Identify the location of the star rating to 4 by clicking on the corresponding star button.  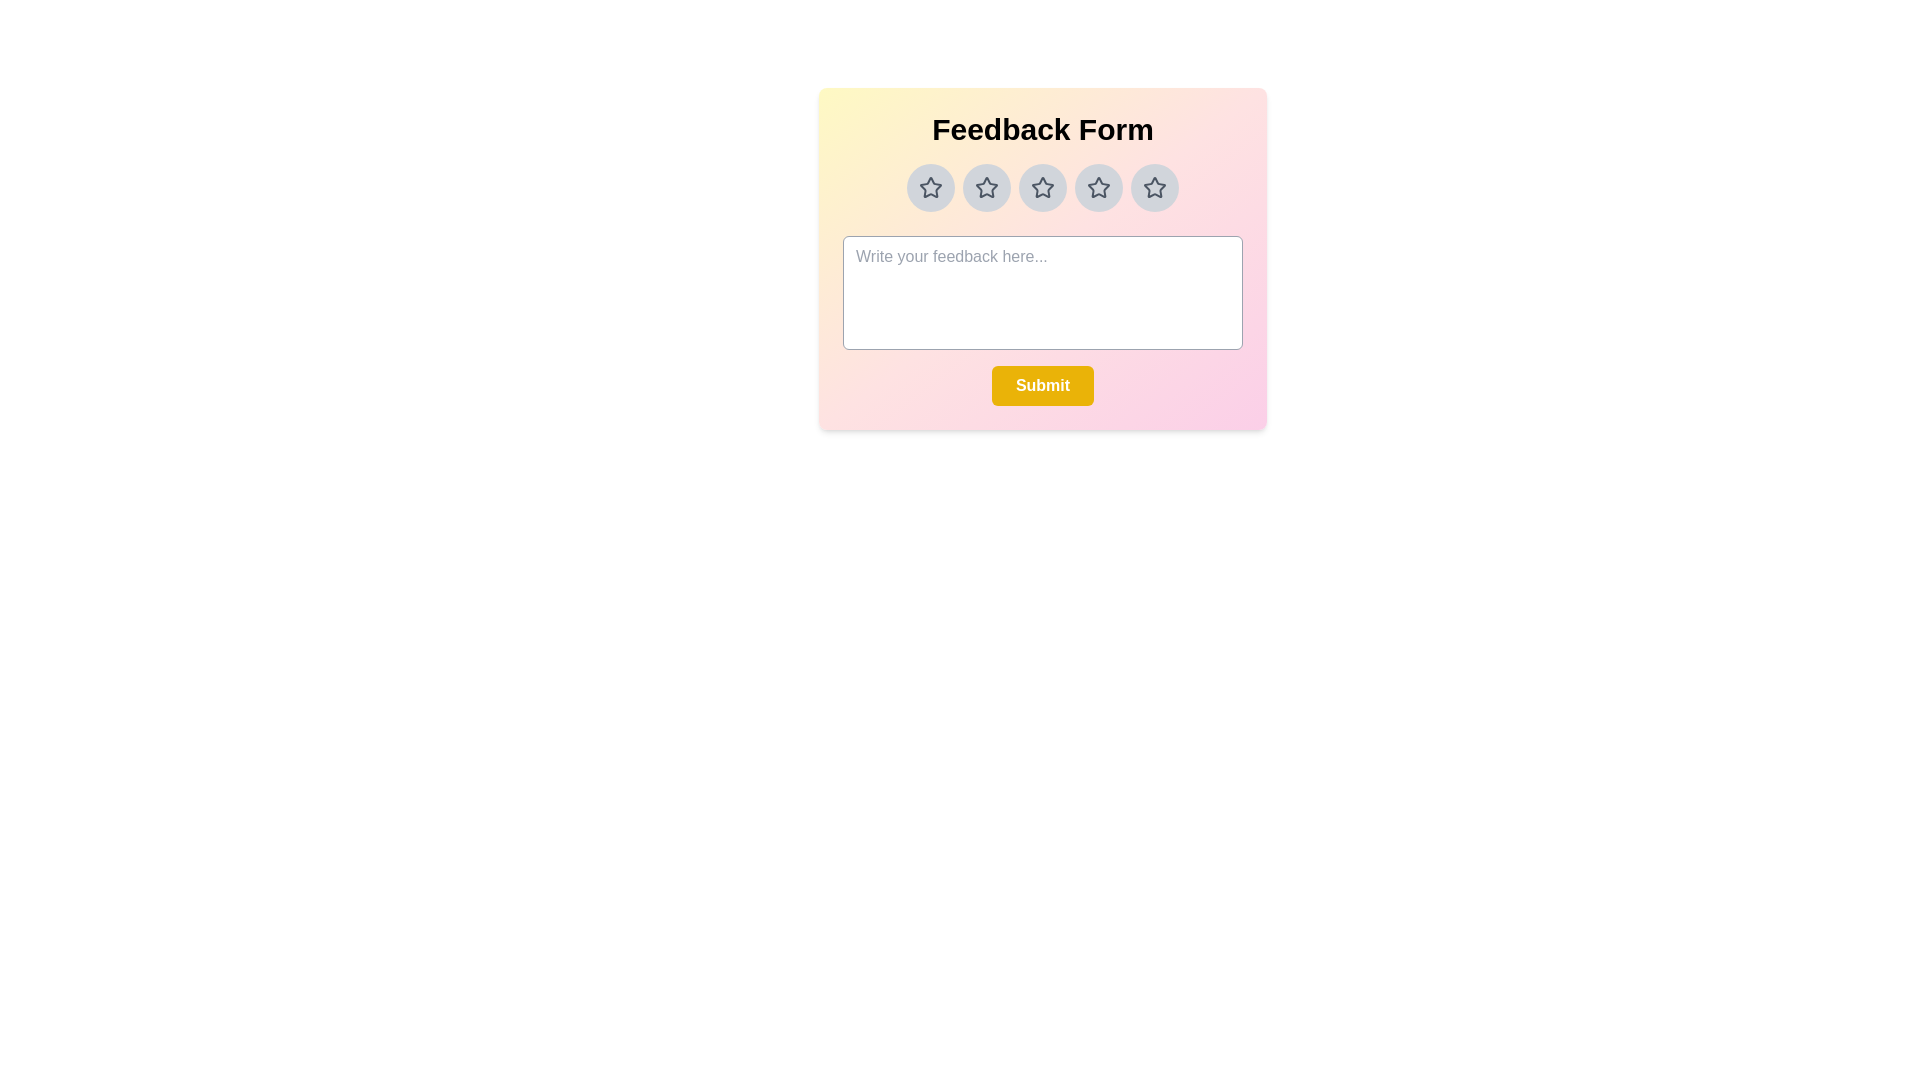
(1098, 188).